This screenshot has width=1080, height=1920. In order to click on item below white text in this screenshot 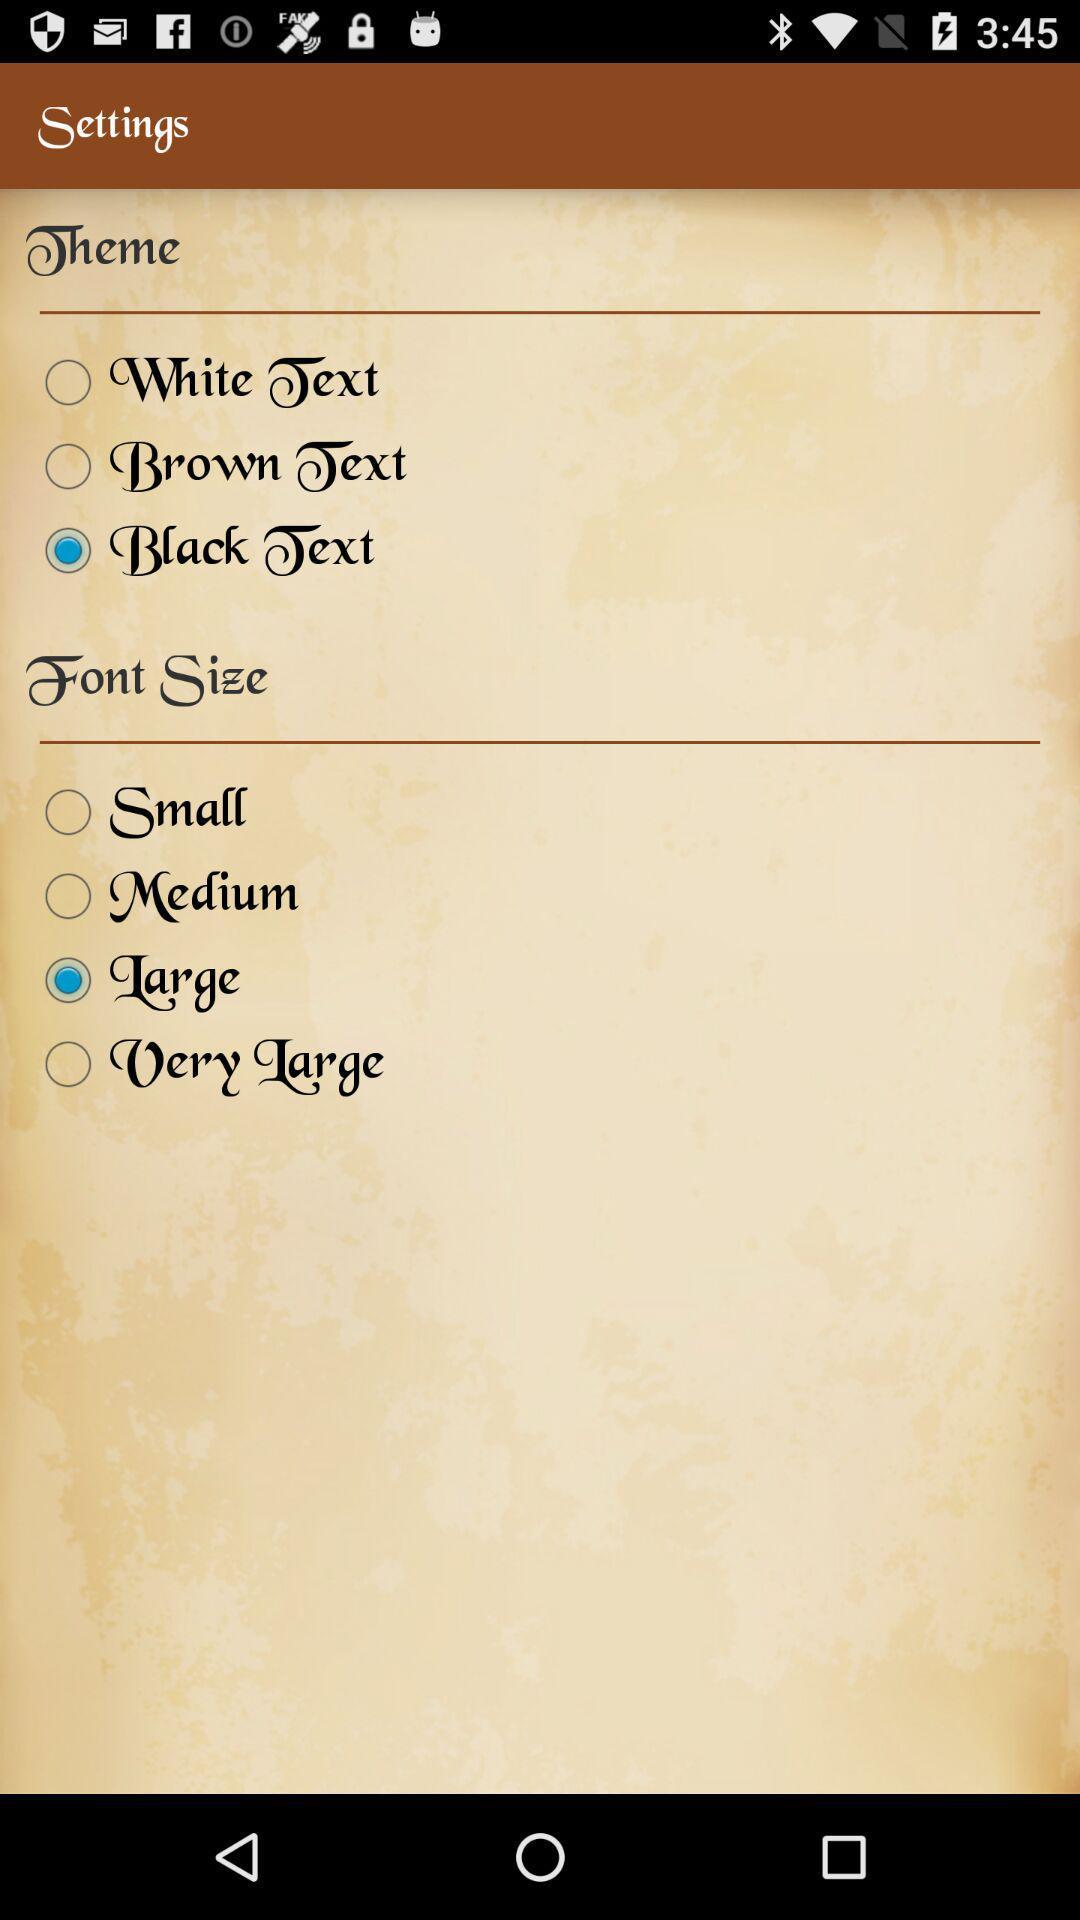, I will do `click(216, 465)`.